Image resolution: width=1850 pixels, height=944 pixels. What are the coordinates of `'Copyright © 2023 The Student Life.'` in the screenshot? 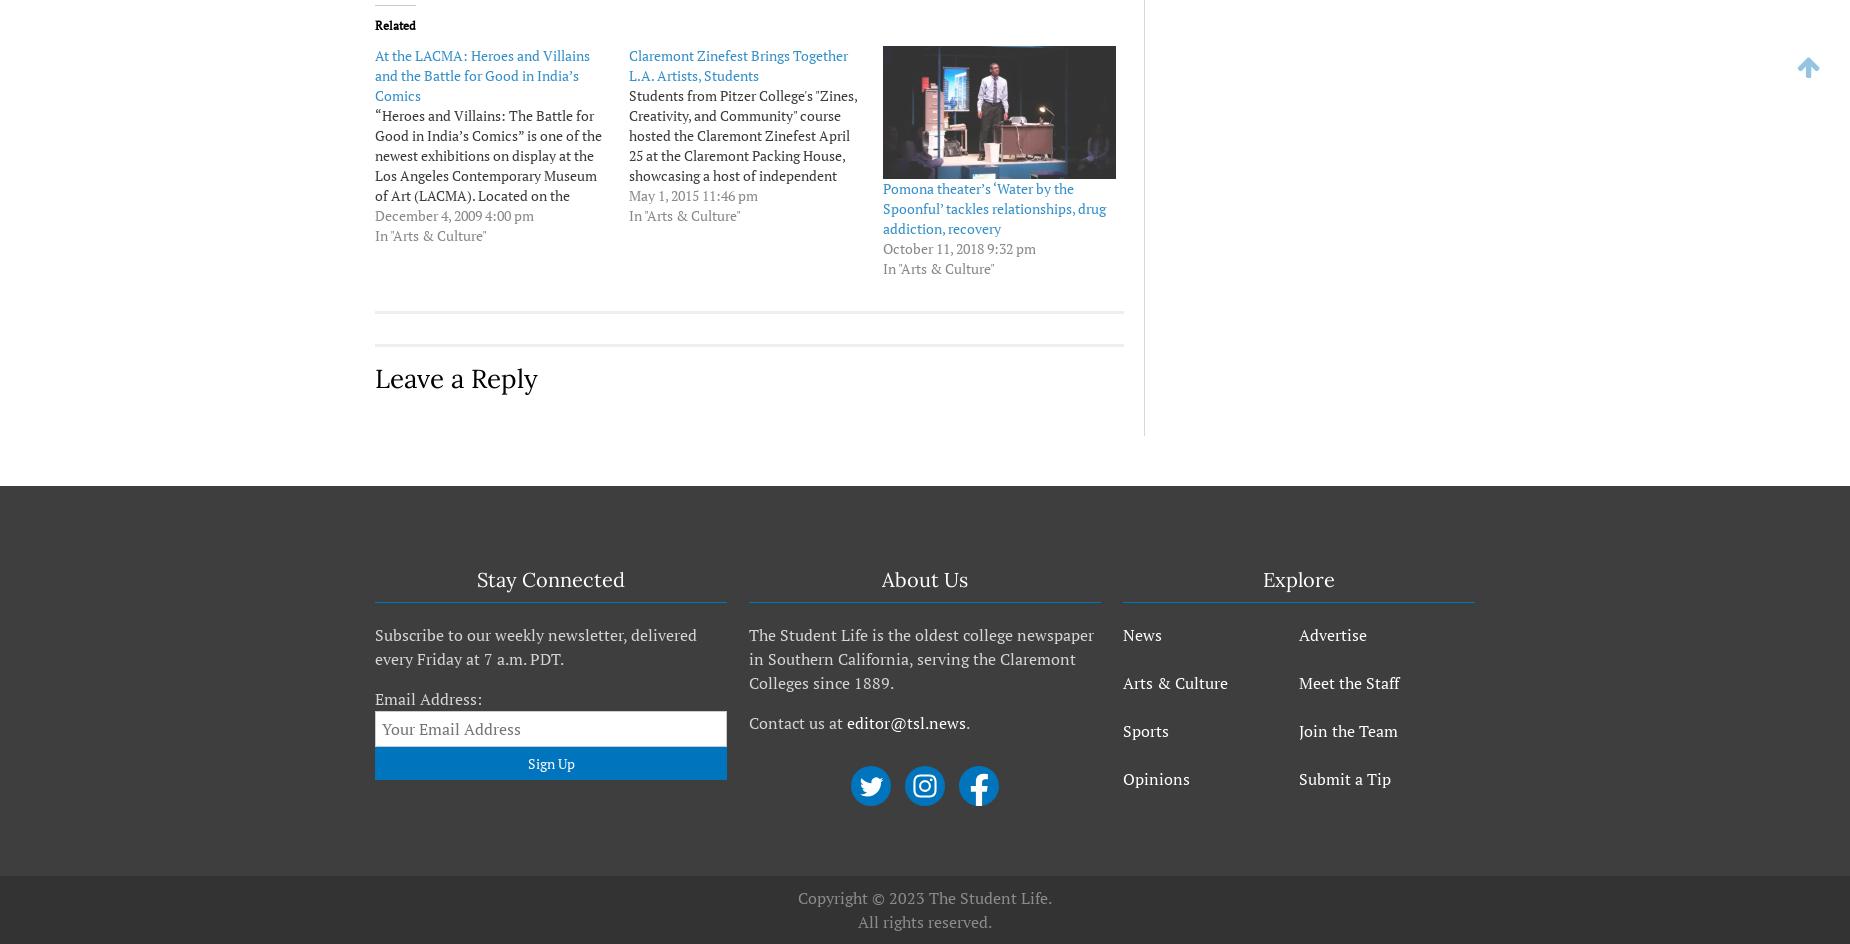 It's located at (925, 897).